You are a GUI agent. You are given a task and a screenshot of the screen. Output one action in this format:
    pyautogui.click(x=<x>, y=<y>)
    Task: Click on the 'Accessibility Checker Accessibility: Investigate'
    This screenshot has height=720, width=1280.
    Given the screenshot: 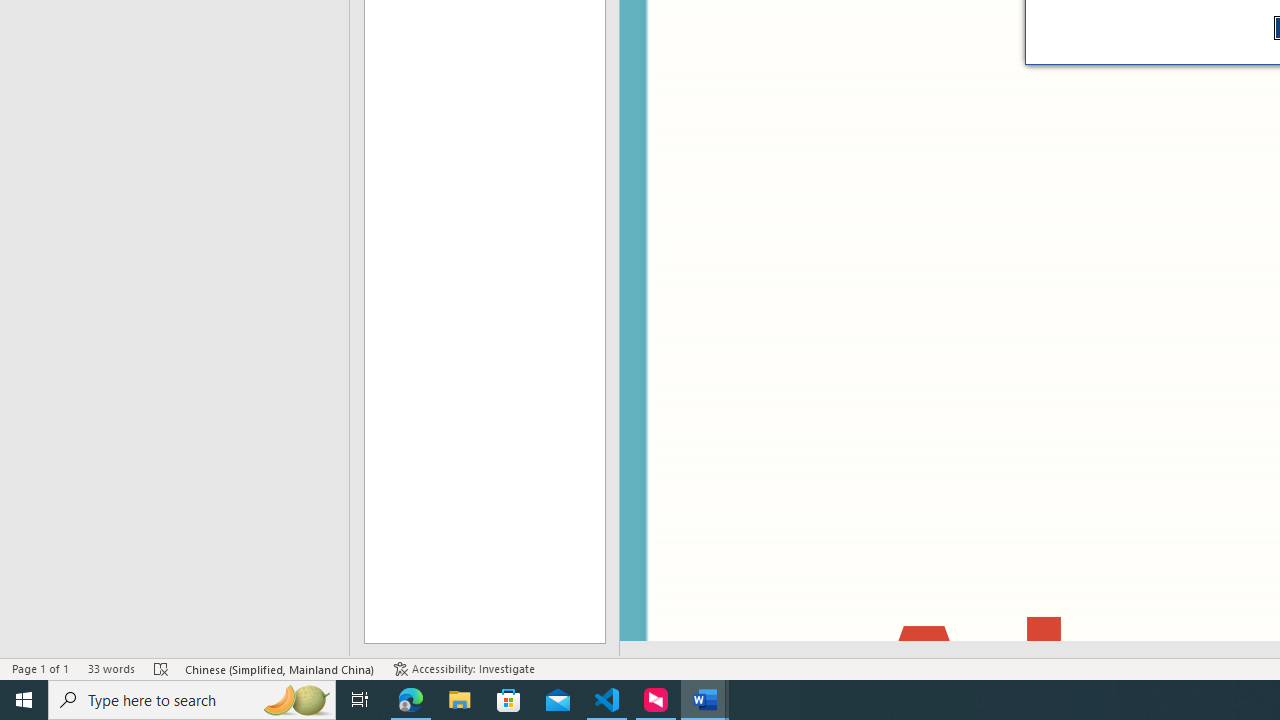 What is the action you would take?
    pyautogui.click(x=463, y=669)
    